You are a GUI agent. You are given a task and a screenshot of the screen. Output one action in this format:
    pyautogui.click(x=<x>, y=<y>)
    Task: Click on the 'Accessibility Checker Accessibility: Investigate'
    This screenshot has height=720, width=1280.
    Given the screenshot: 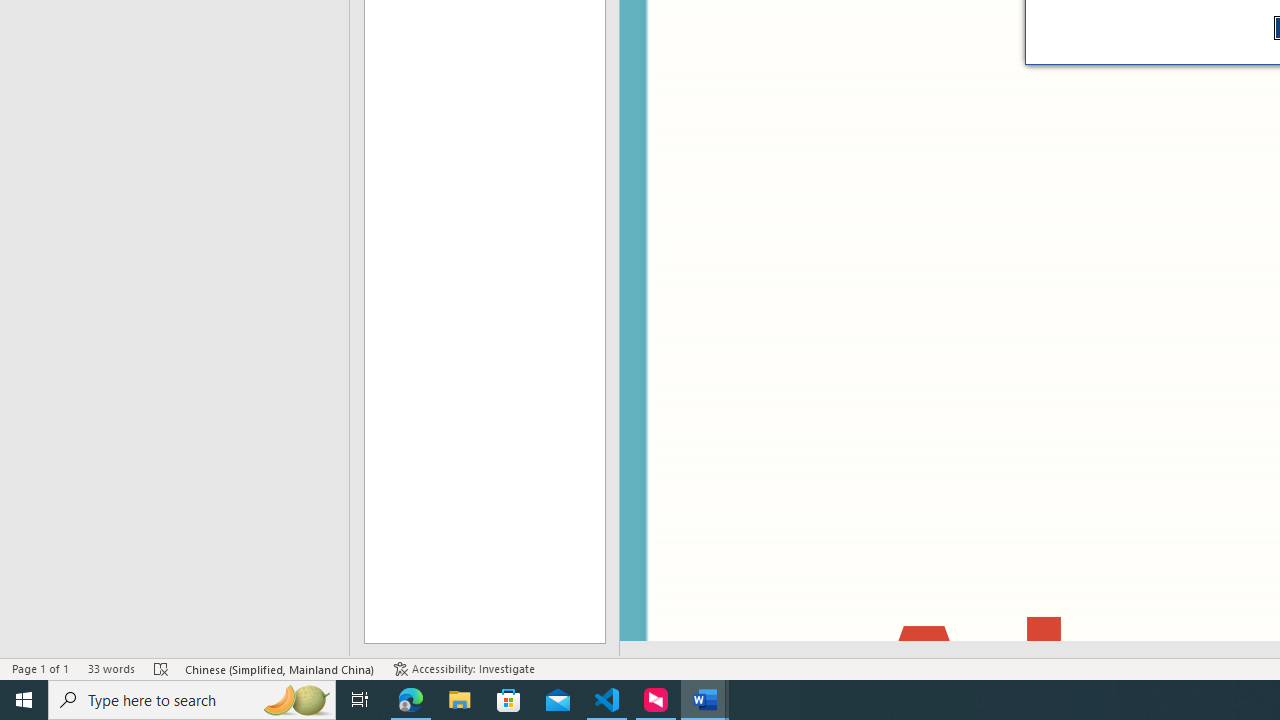 What is the action you would take?
    pyautogui.click(x=463, y=669)
    